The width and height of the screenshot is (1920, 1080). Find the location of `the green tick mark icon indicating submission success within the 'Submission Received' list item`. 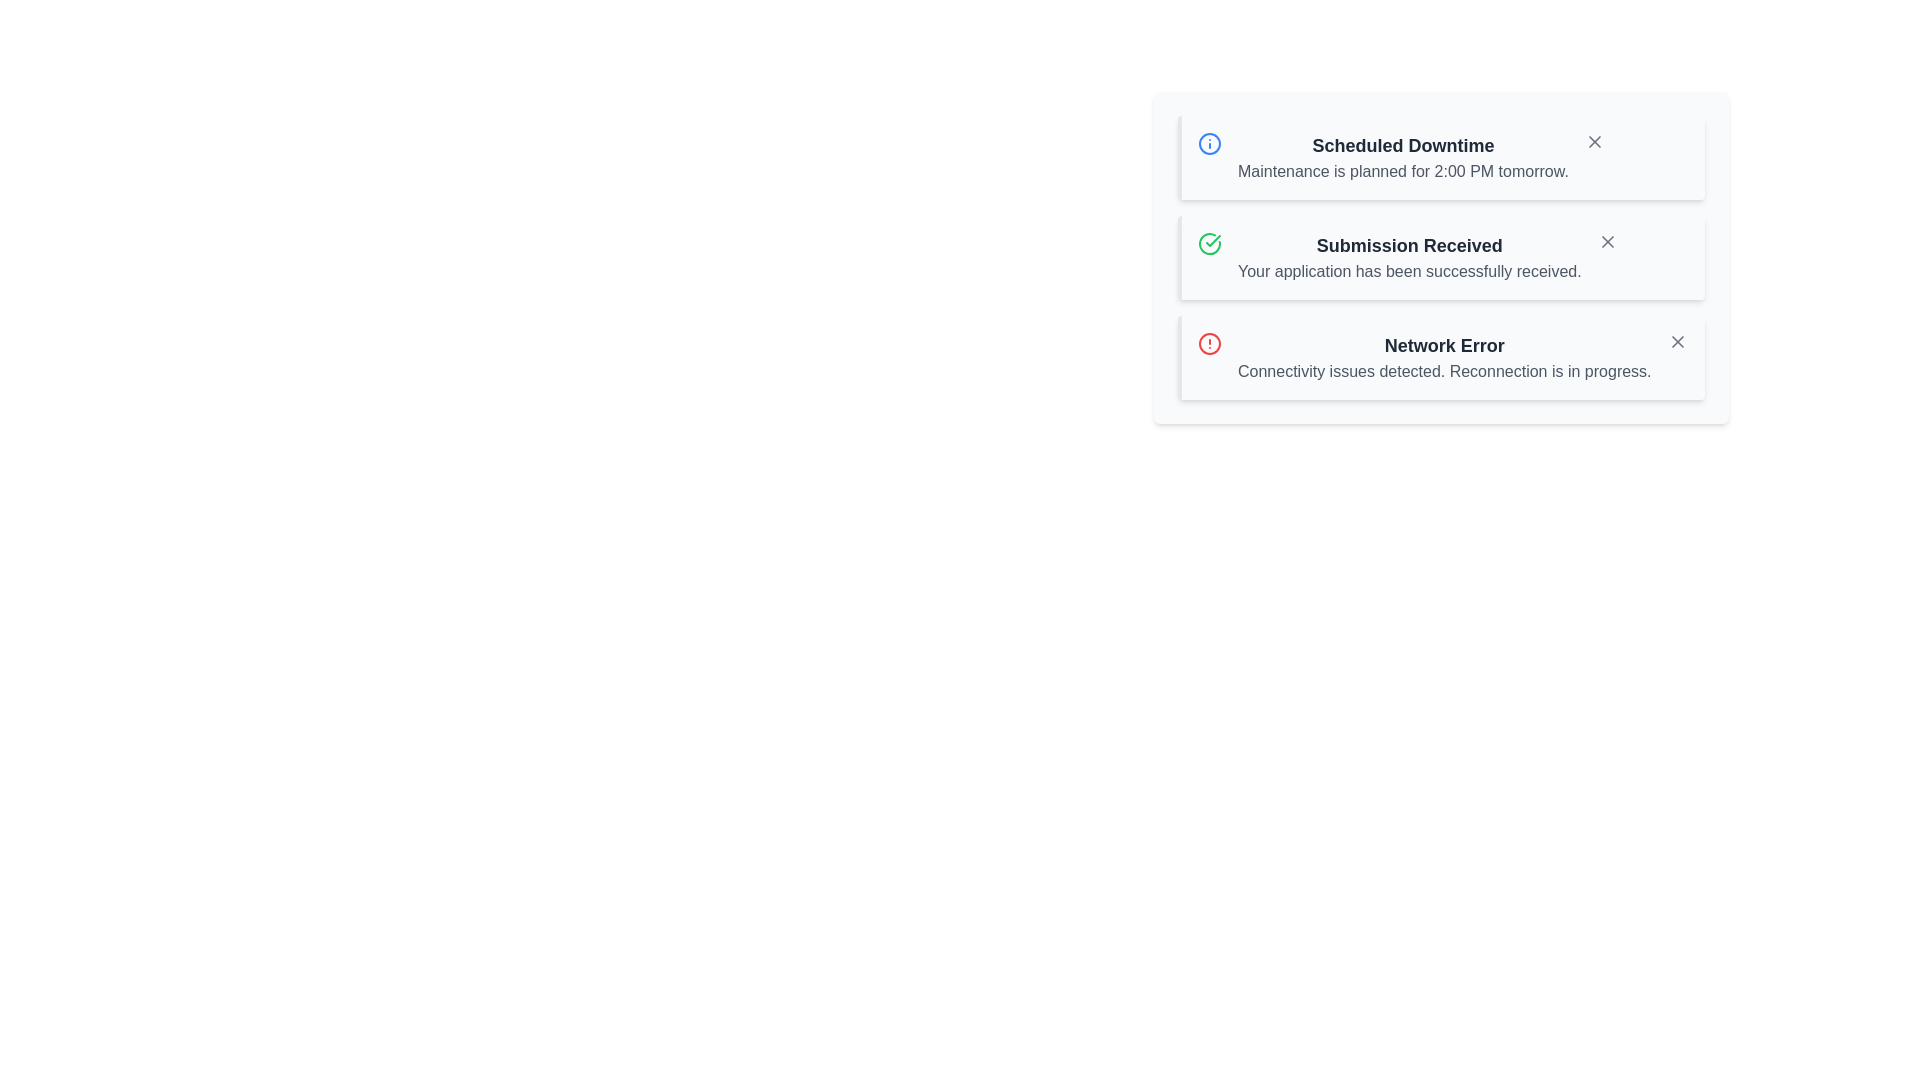

the green tick mark icon indicating submission success within the 'Submission Received' list item is located at coordinates (1212, 239).